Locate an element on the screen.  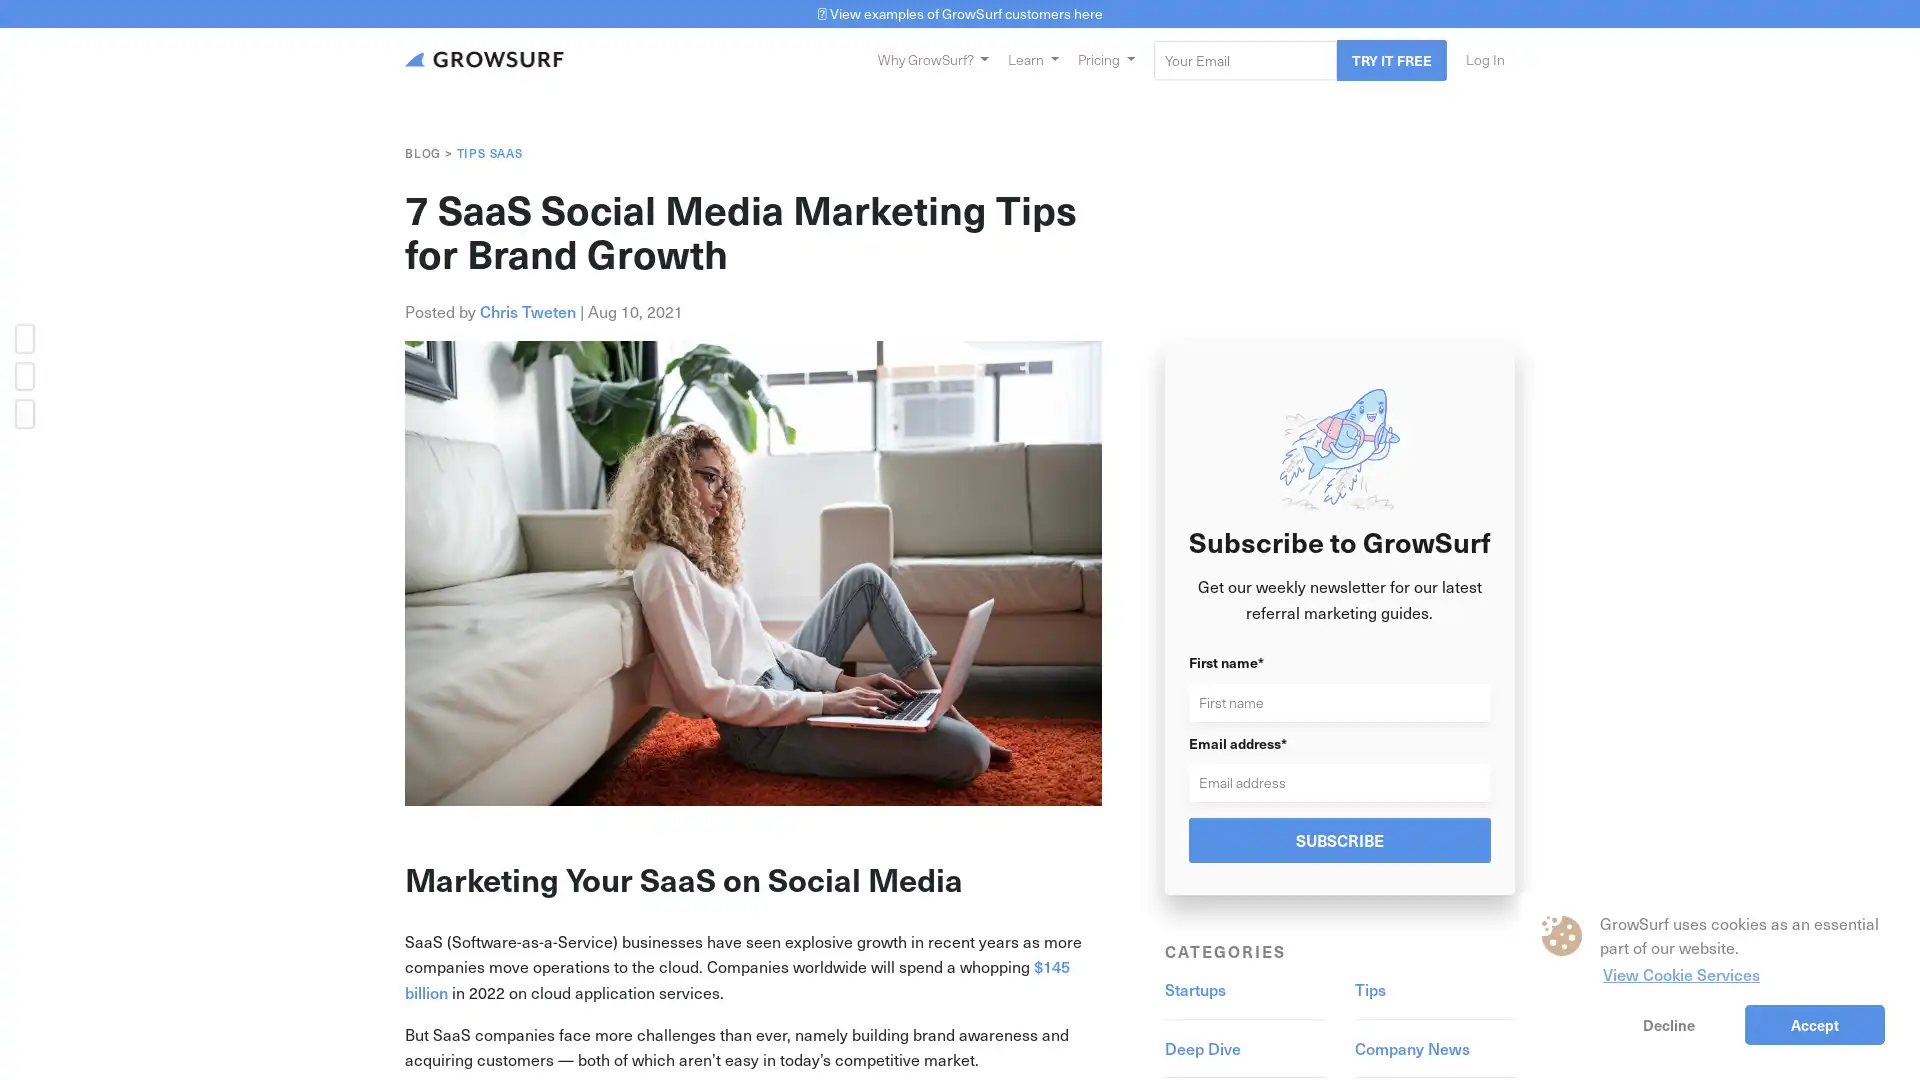
allow cookies is located at coordinates (1814, 1024).